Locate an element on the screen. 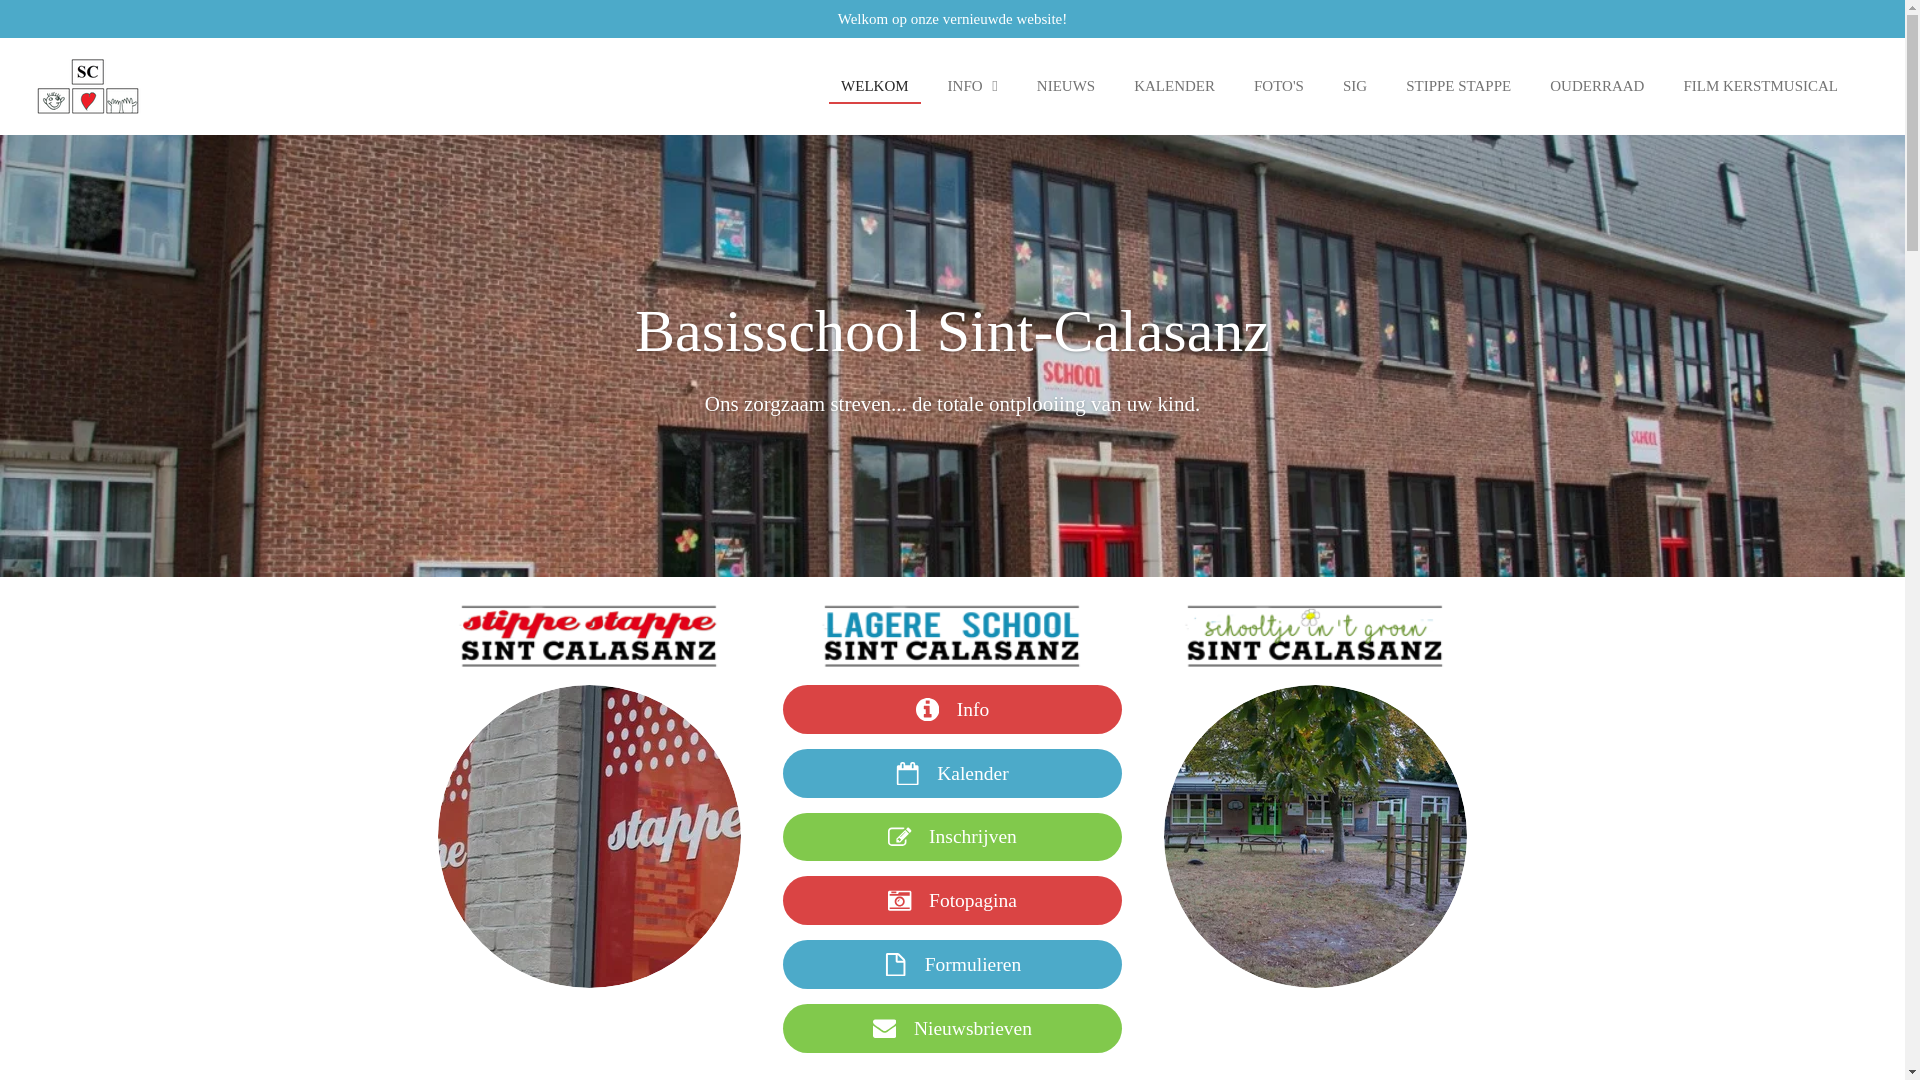  'Nieuwsbrieven' is located at coordinates (951, 1028).